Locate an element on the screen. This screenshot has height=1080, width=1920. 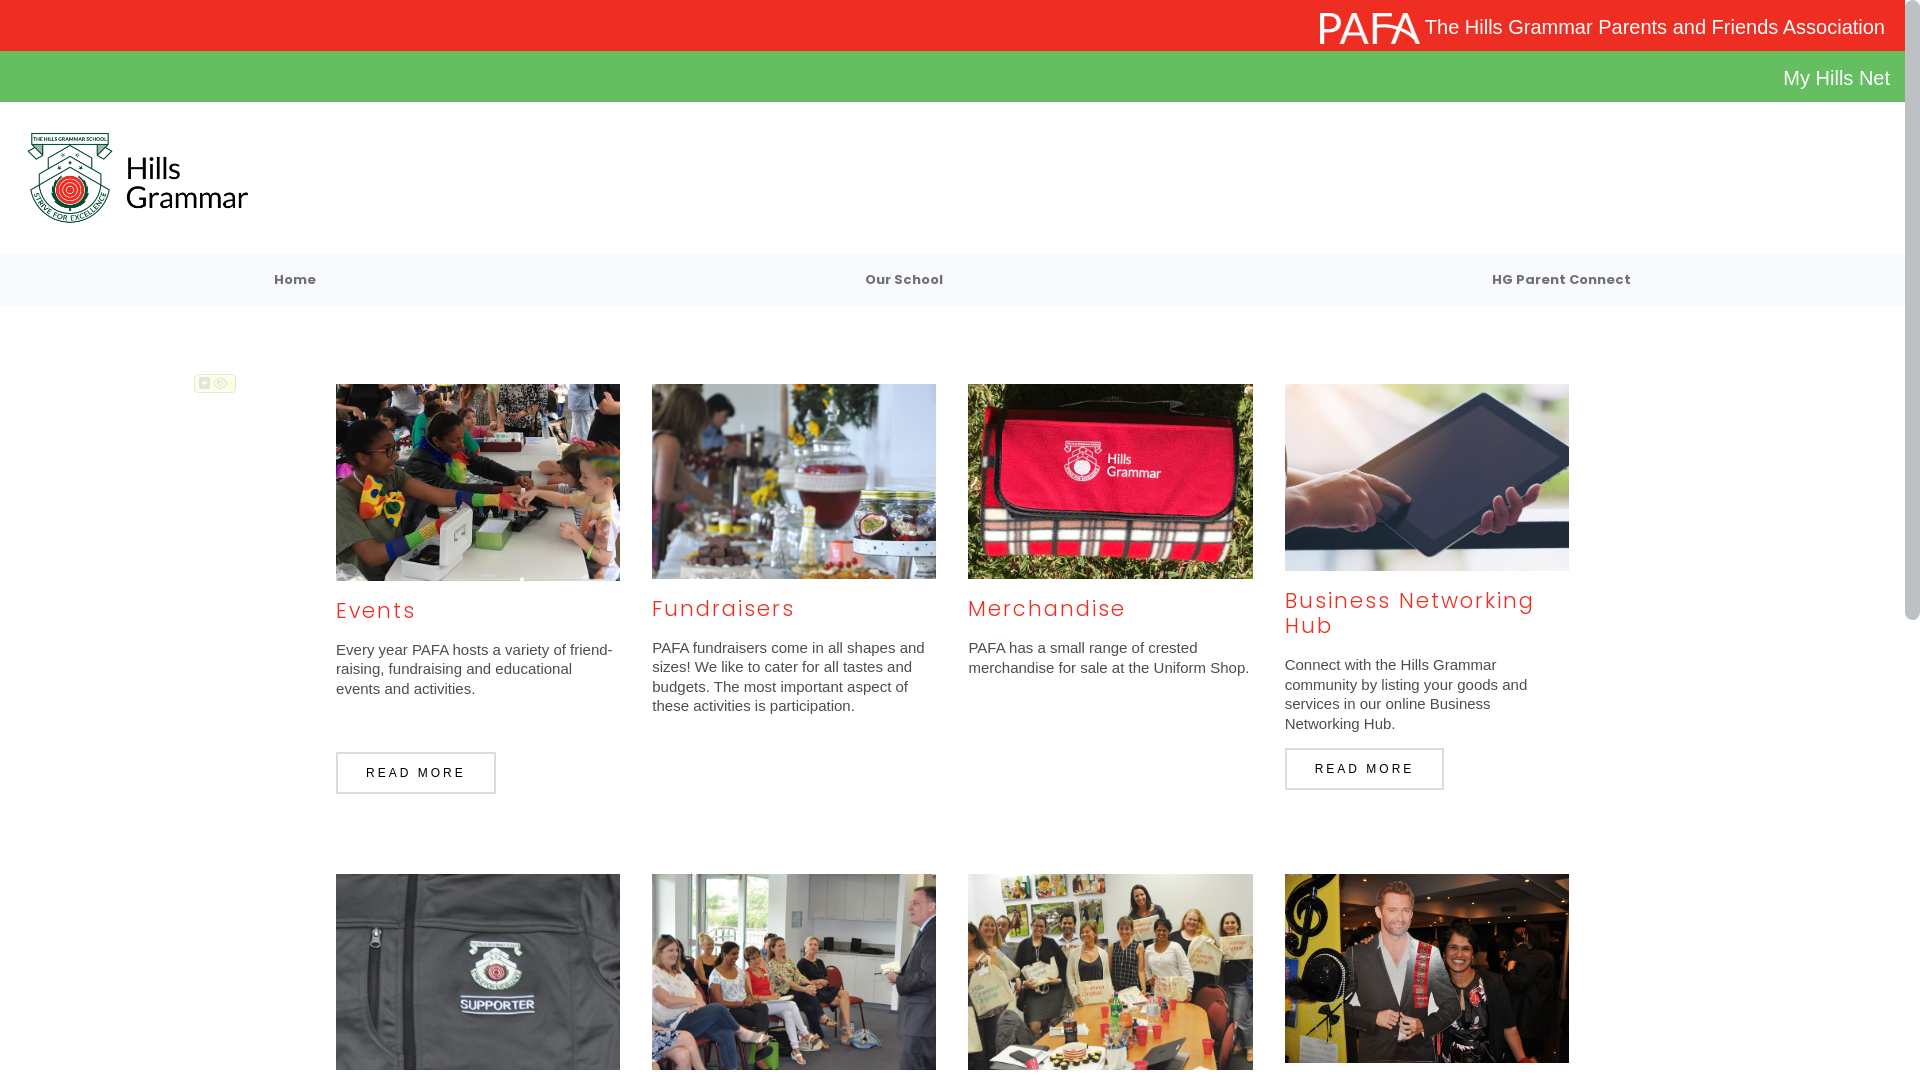
'HG Parent Connect' is located at coordinates (1559, 280).